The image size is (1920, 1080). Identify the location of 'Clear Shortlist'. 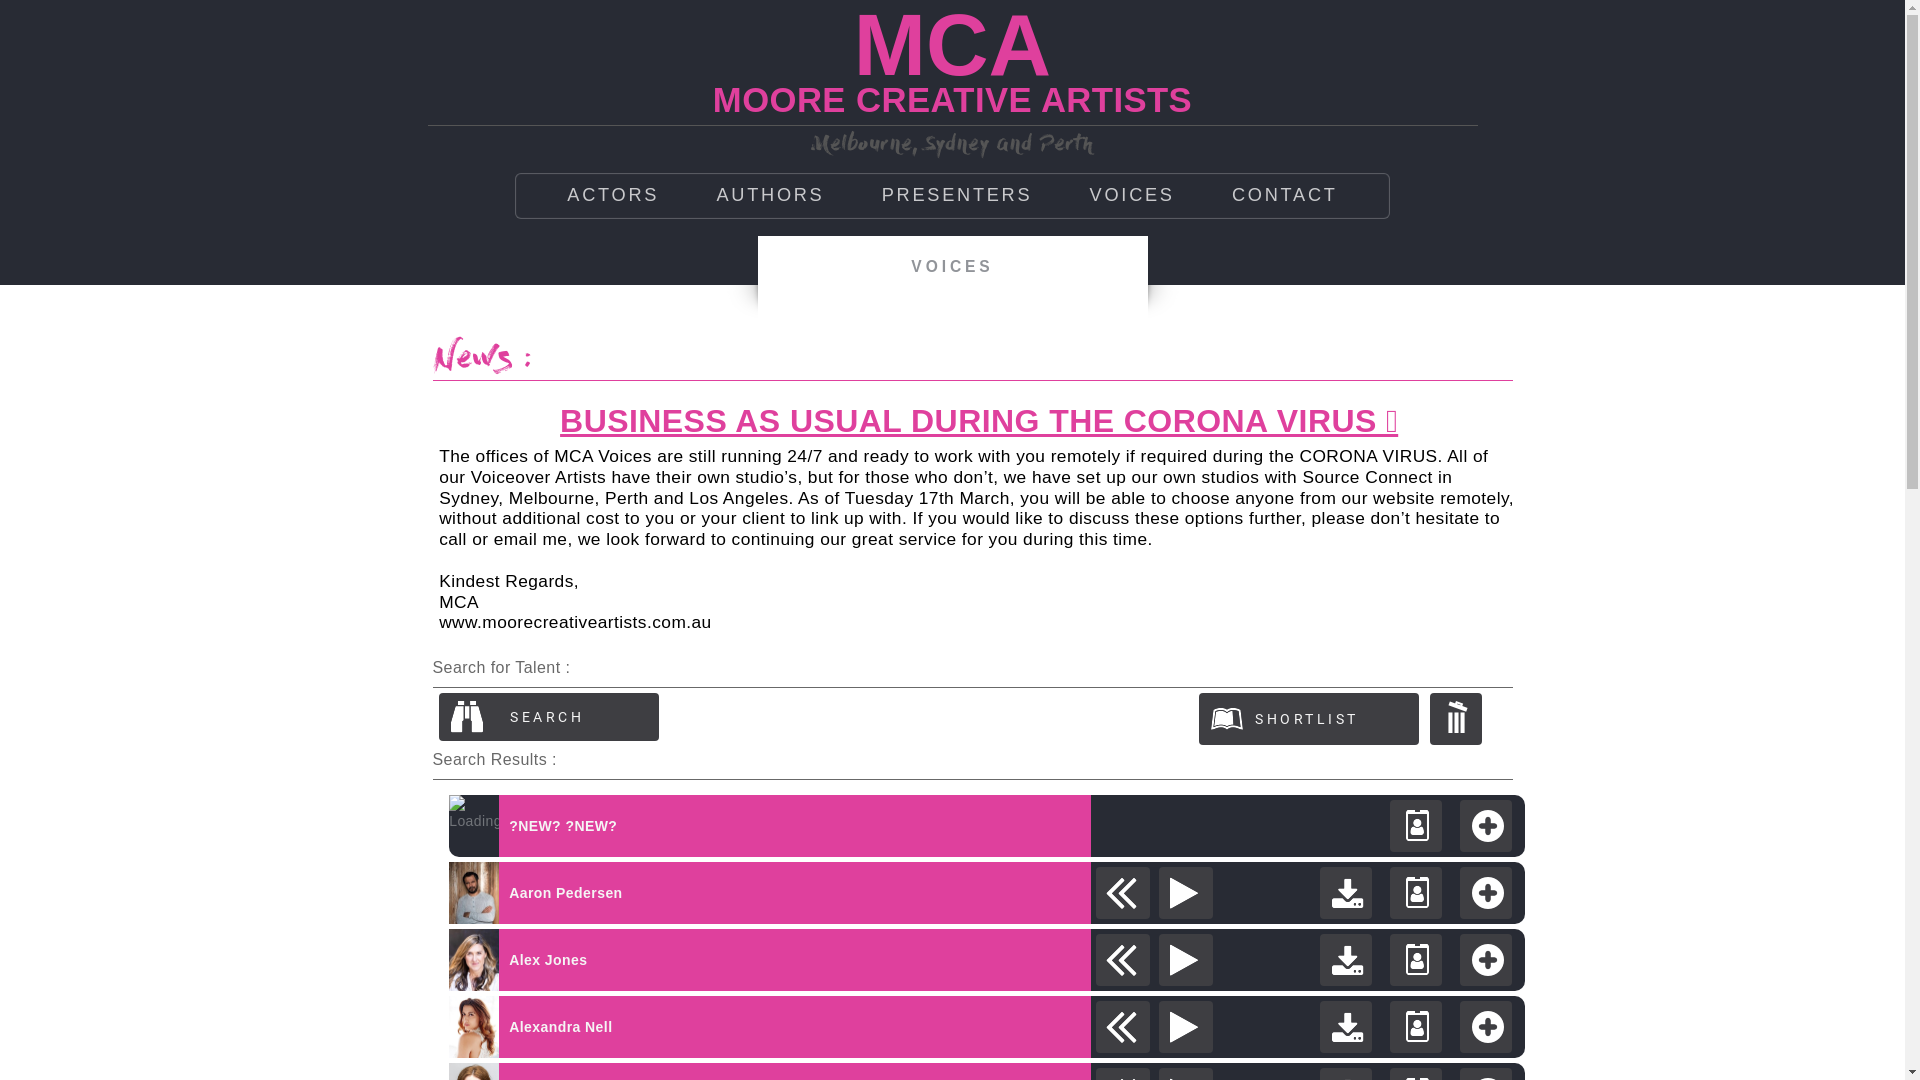
(1429, 717).